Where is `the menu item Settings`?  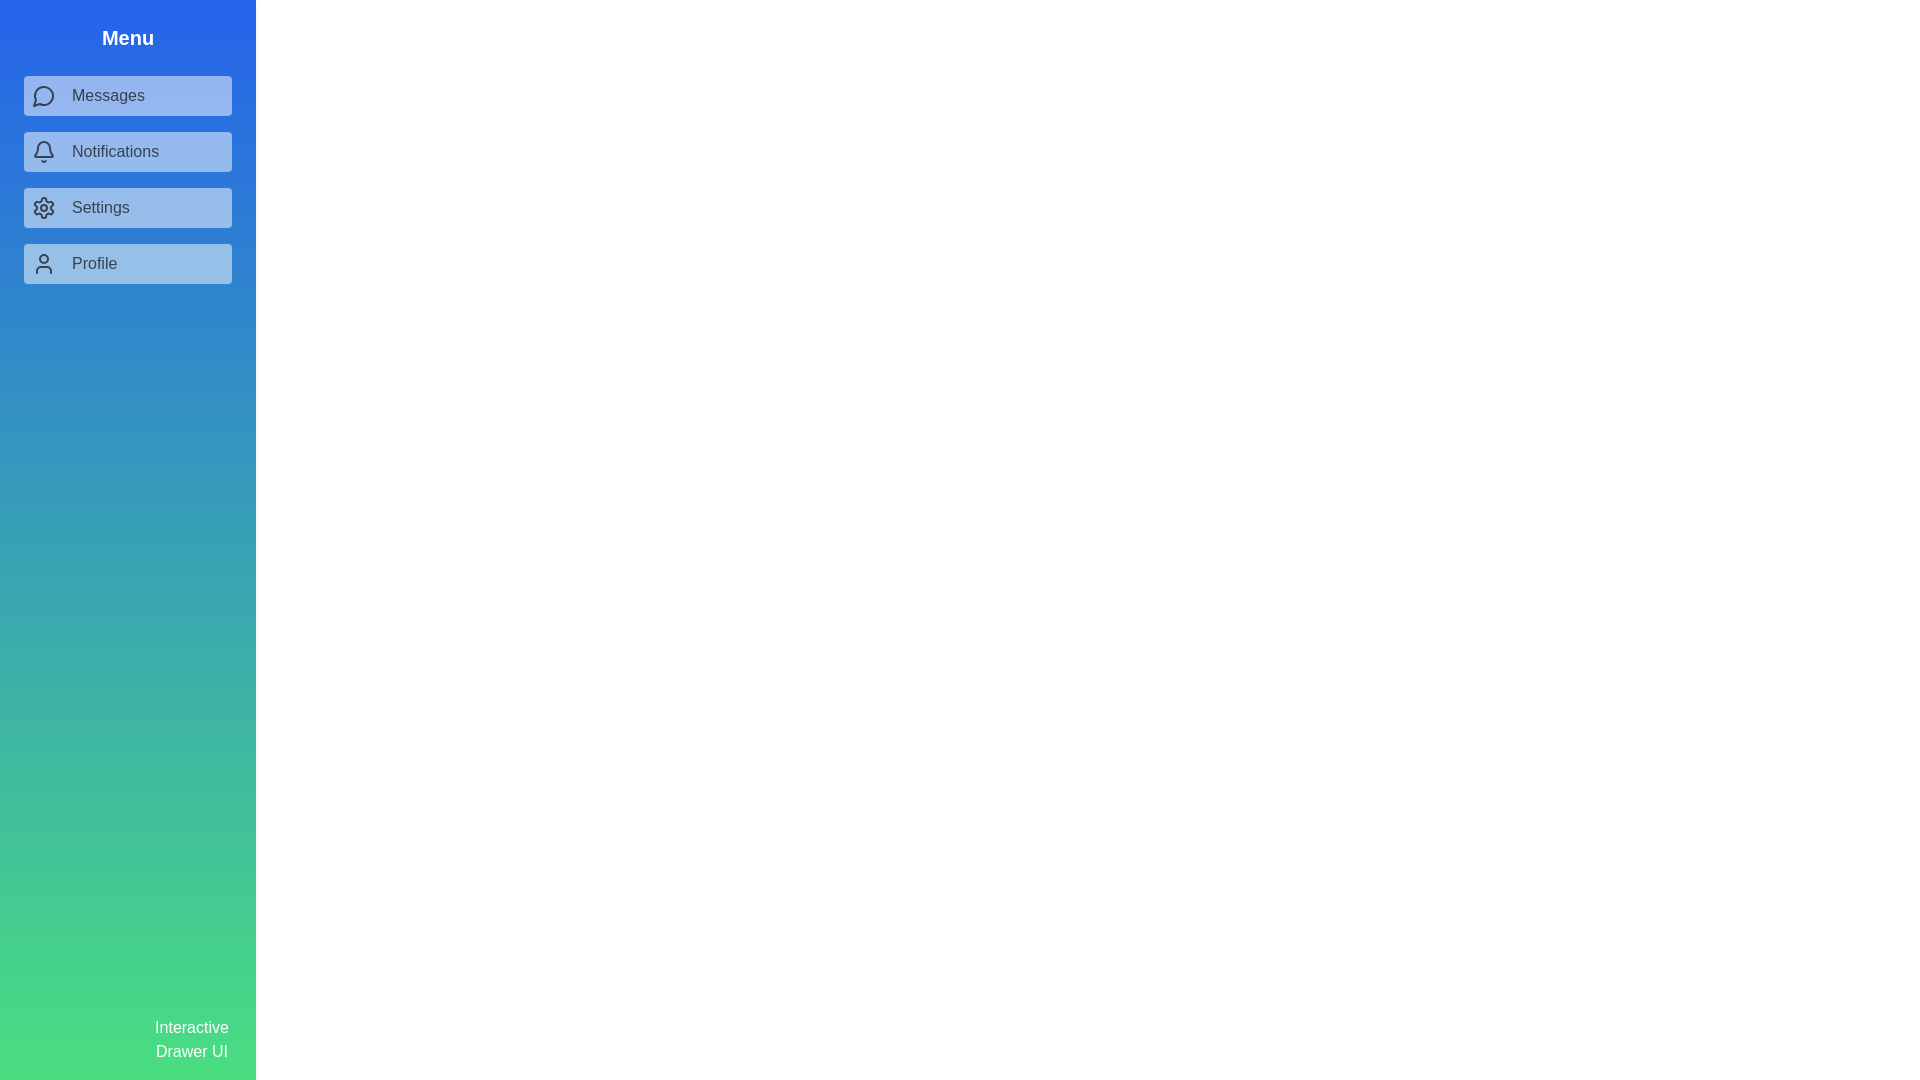
the menu item Settings is located at coordinates (127, 208).